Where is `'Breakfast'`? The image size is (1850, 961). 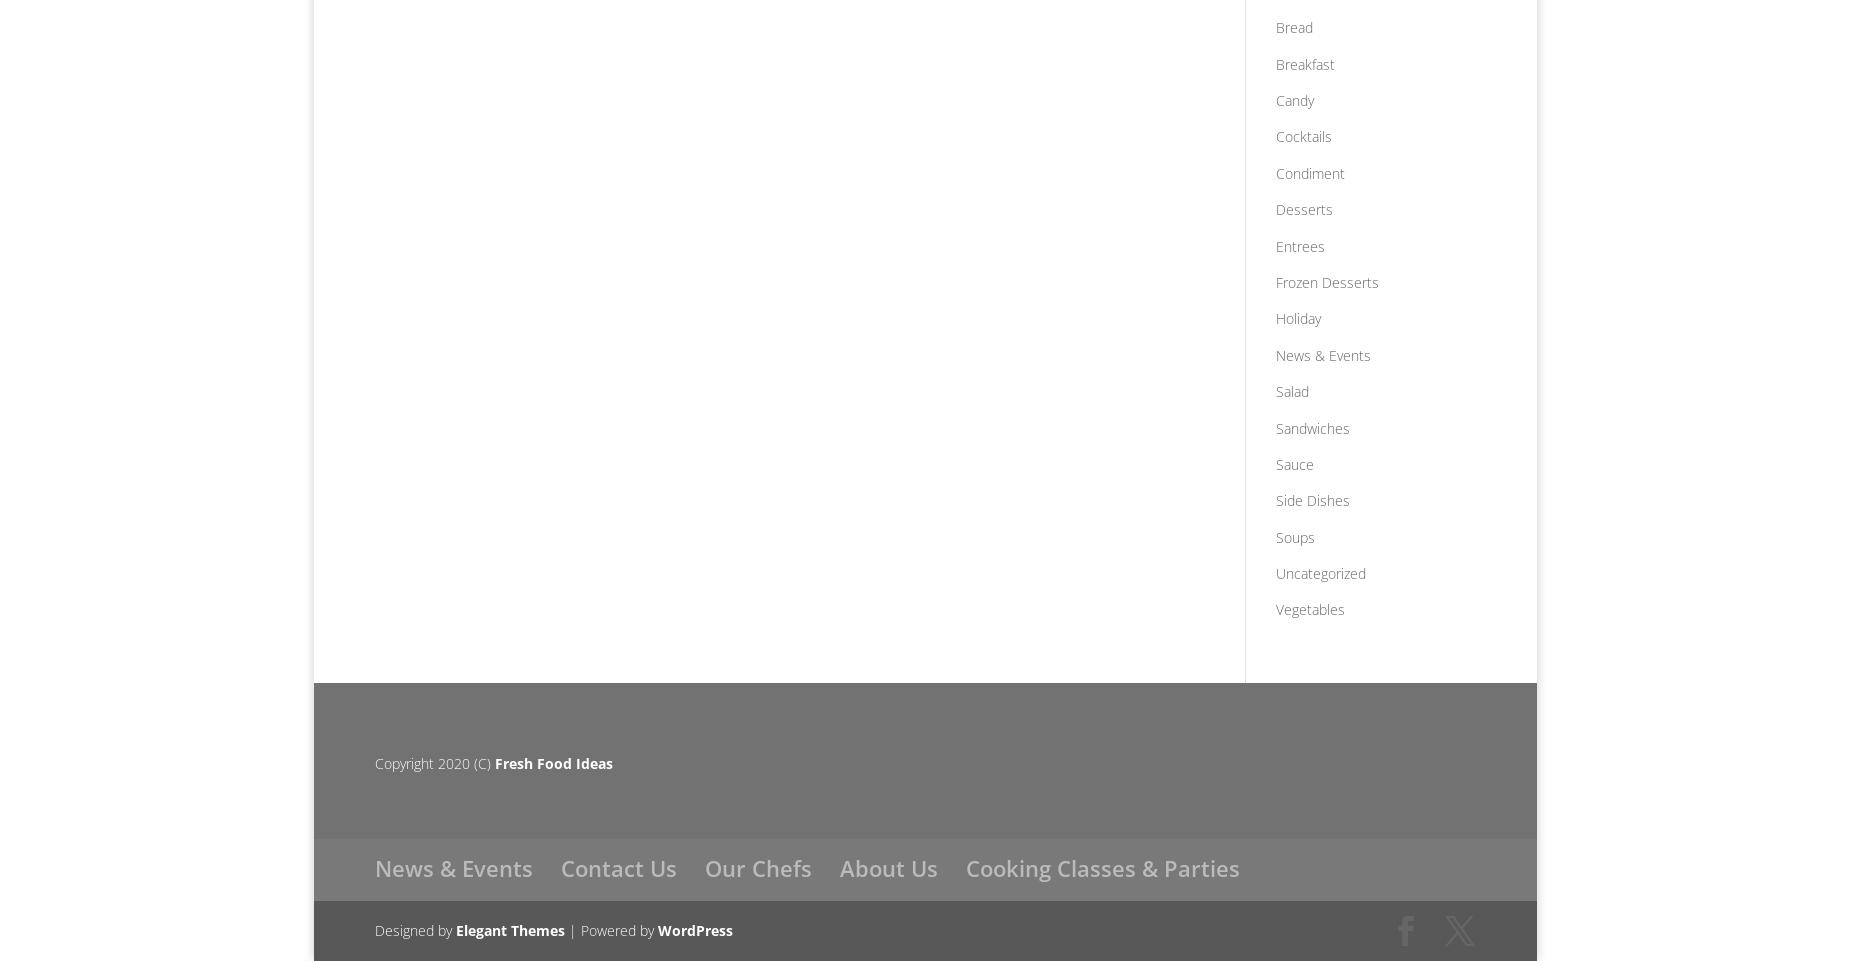 'Breakfast' is located at coordinates (1303, 63).